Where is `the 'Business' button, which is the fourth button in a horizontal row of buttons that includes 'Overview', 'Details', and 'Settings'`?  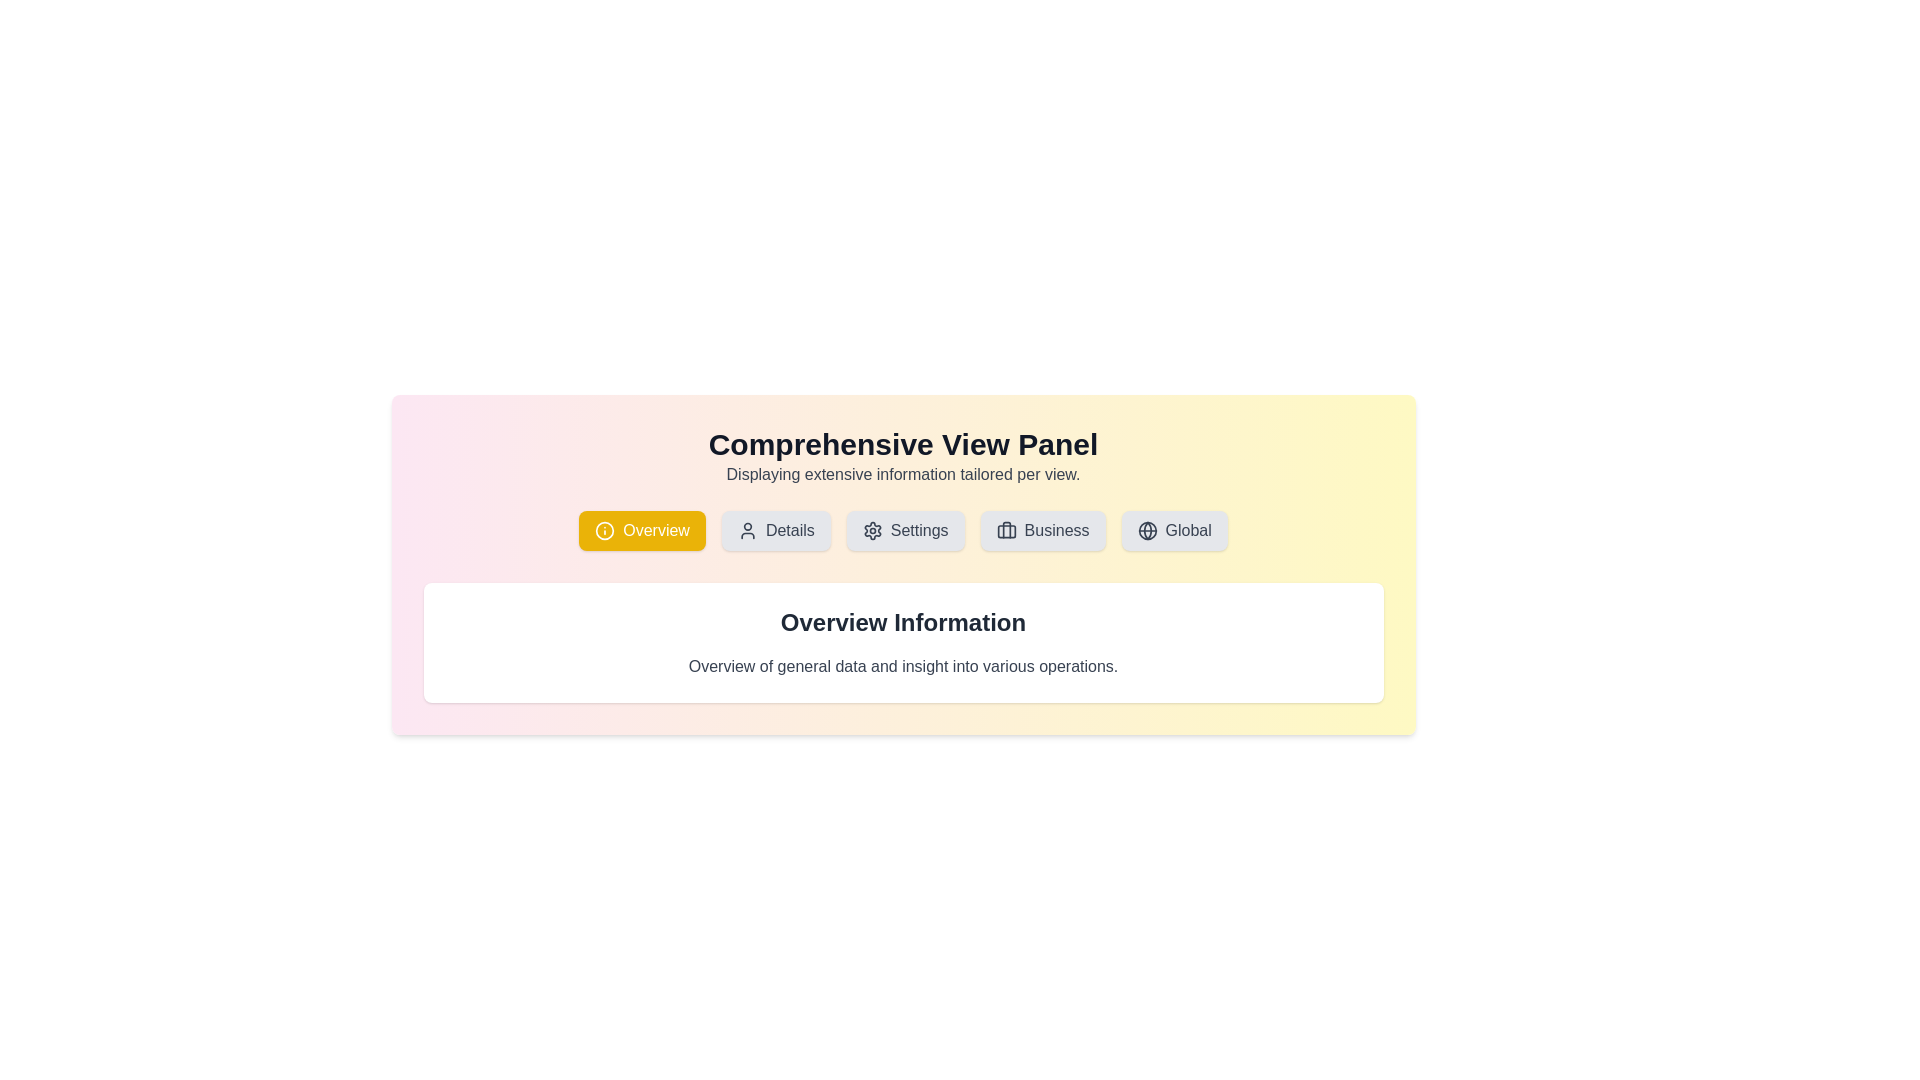 the 'Business' button, which is the fourth button in a horizontal row of buttons that includes 'Overview', 'Details', and 'Settings' is located at coordinates (1056, 530).